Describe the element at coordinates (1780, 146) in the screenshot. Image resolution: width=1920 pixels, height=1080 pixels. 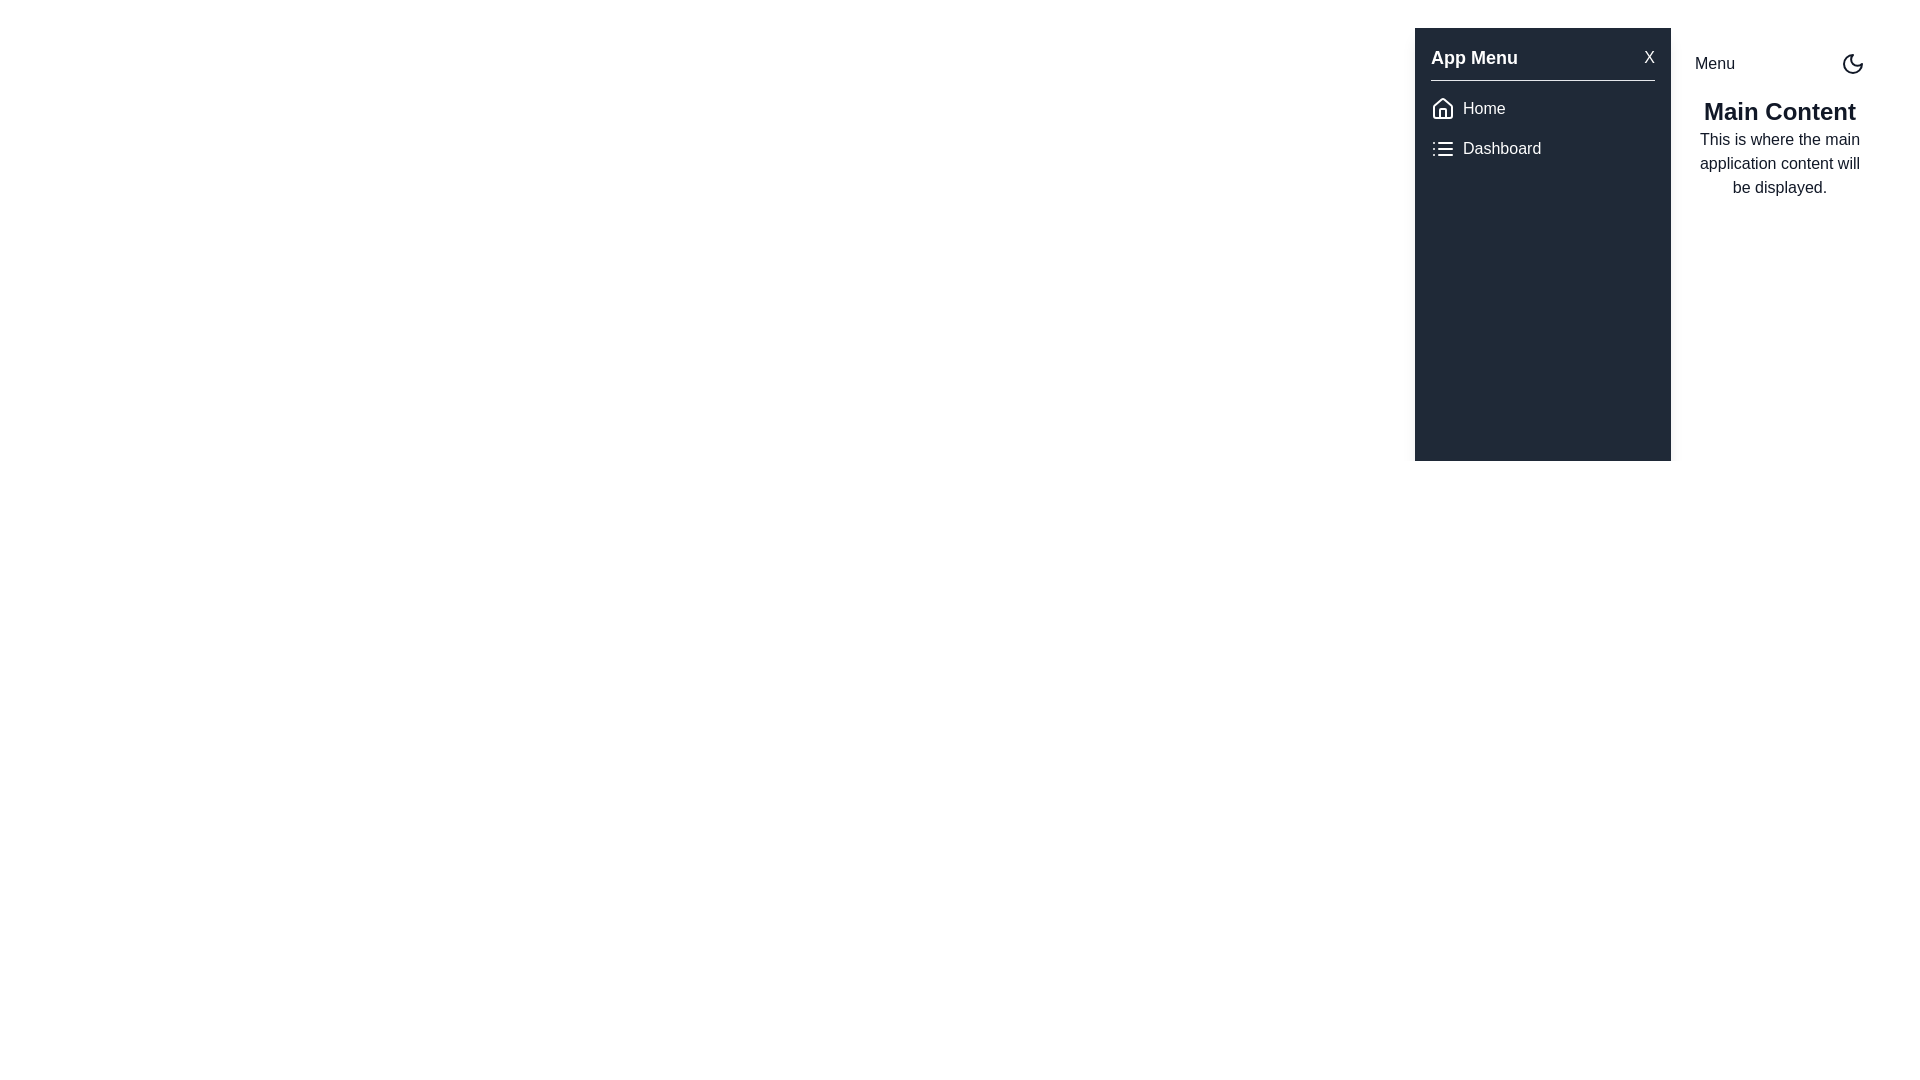
I see `informational text block titled 'Main Content' that explains 'This is where the main application content will be displayed.'` at that location.